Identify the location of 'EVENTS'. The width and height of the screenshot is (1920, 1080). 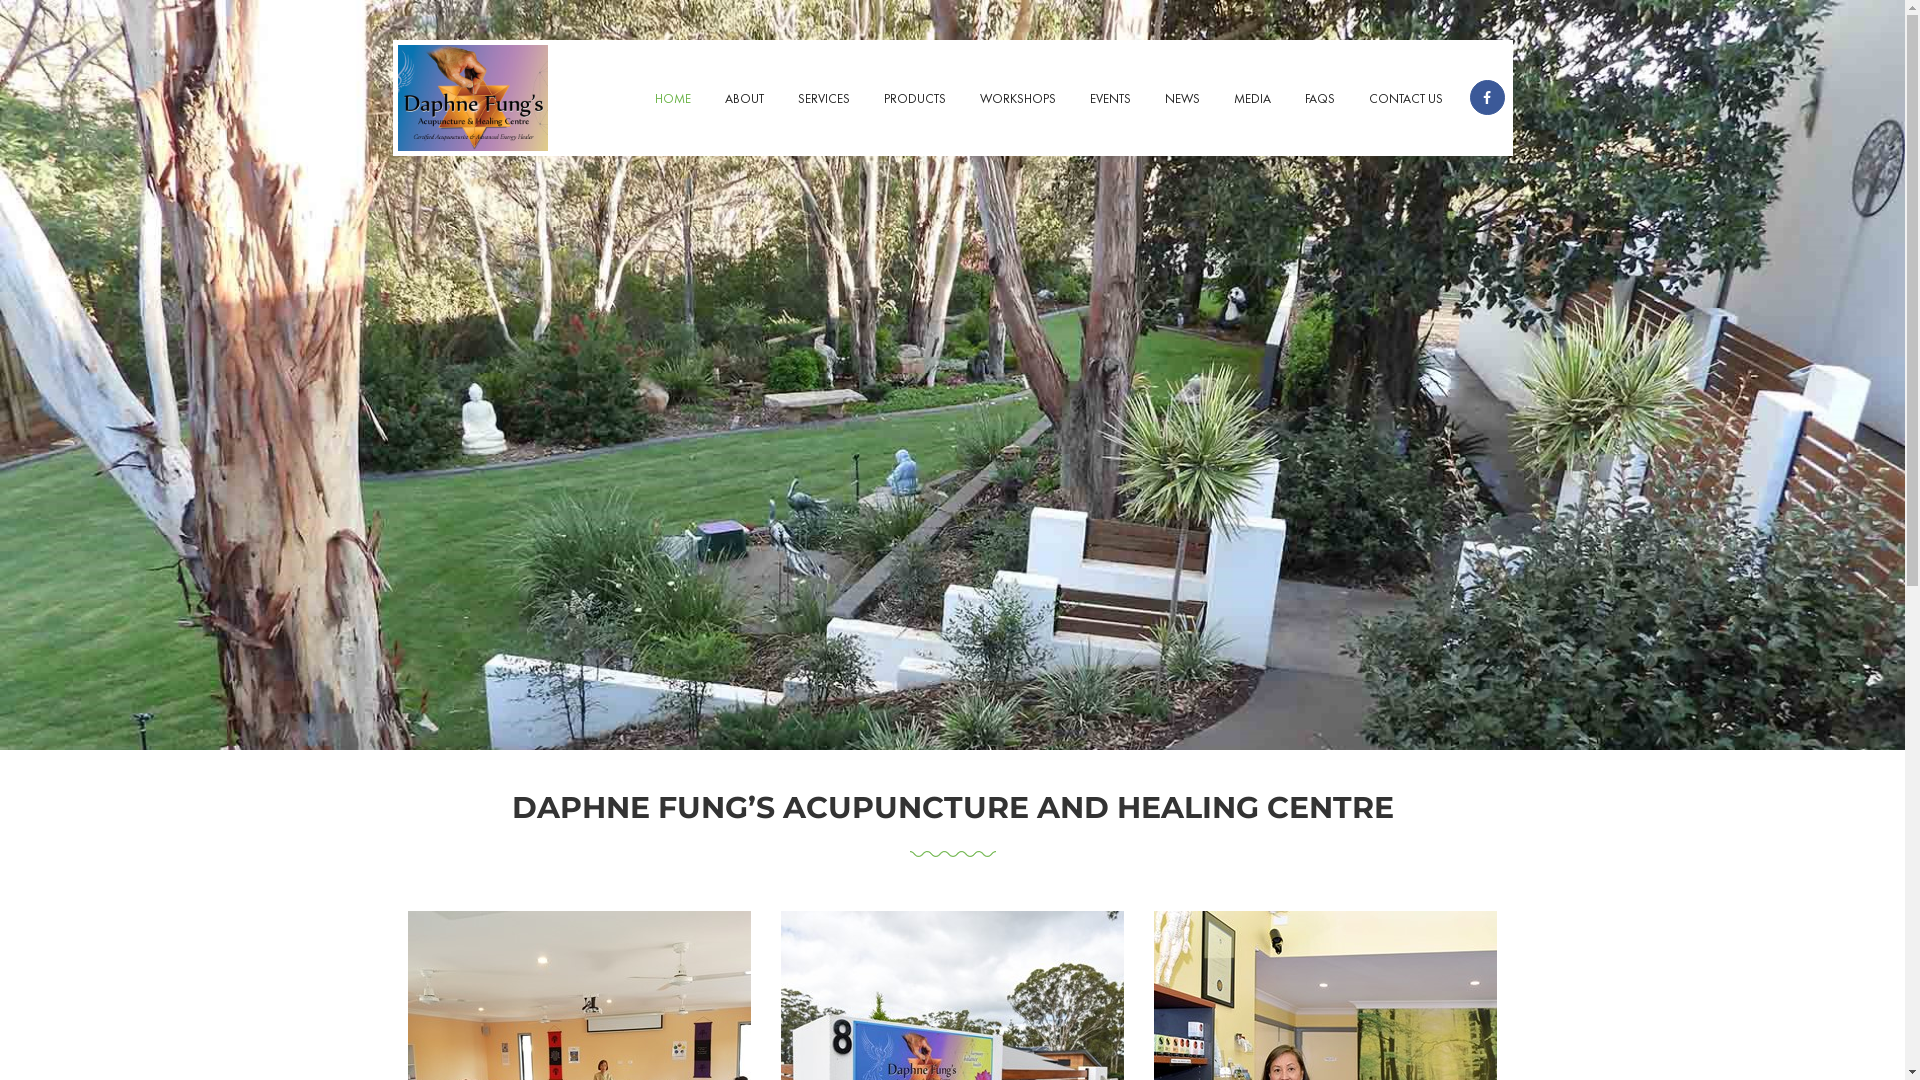
(1108, 100).